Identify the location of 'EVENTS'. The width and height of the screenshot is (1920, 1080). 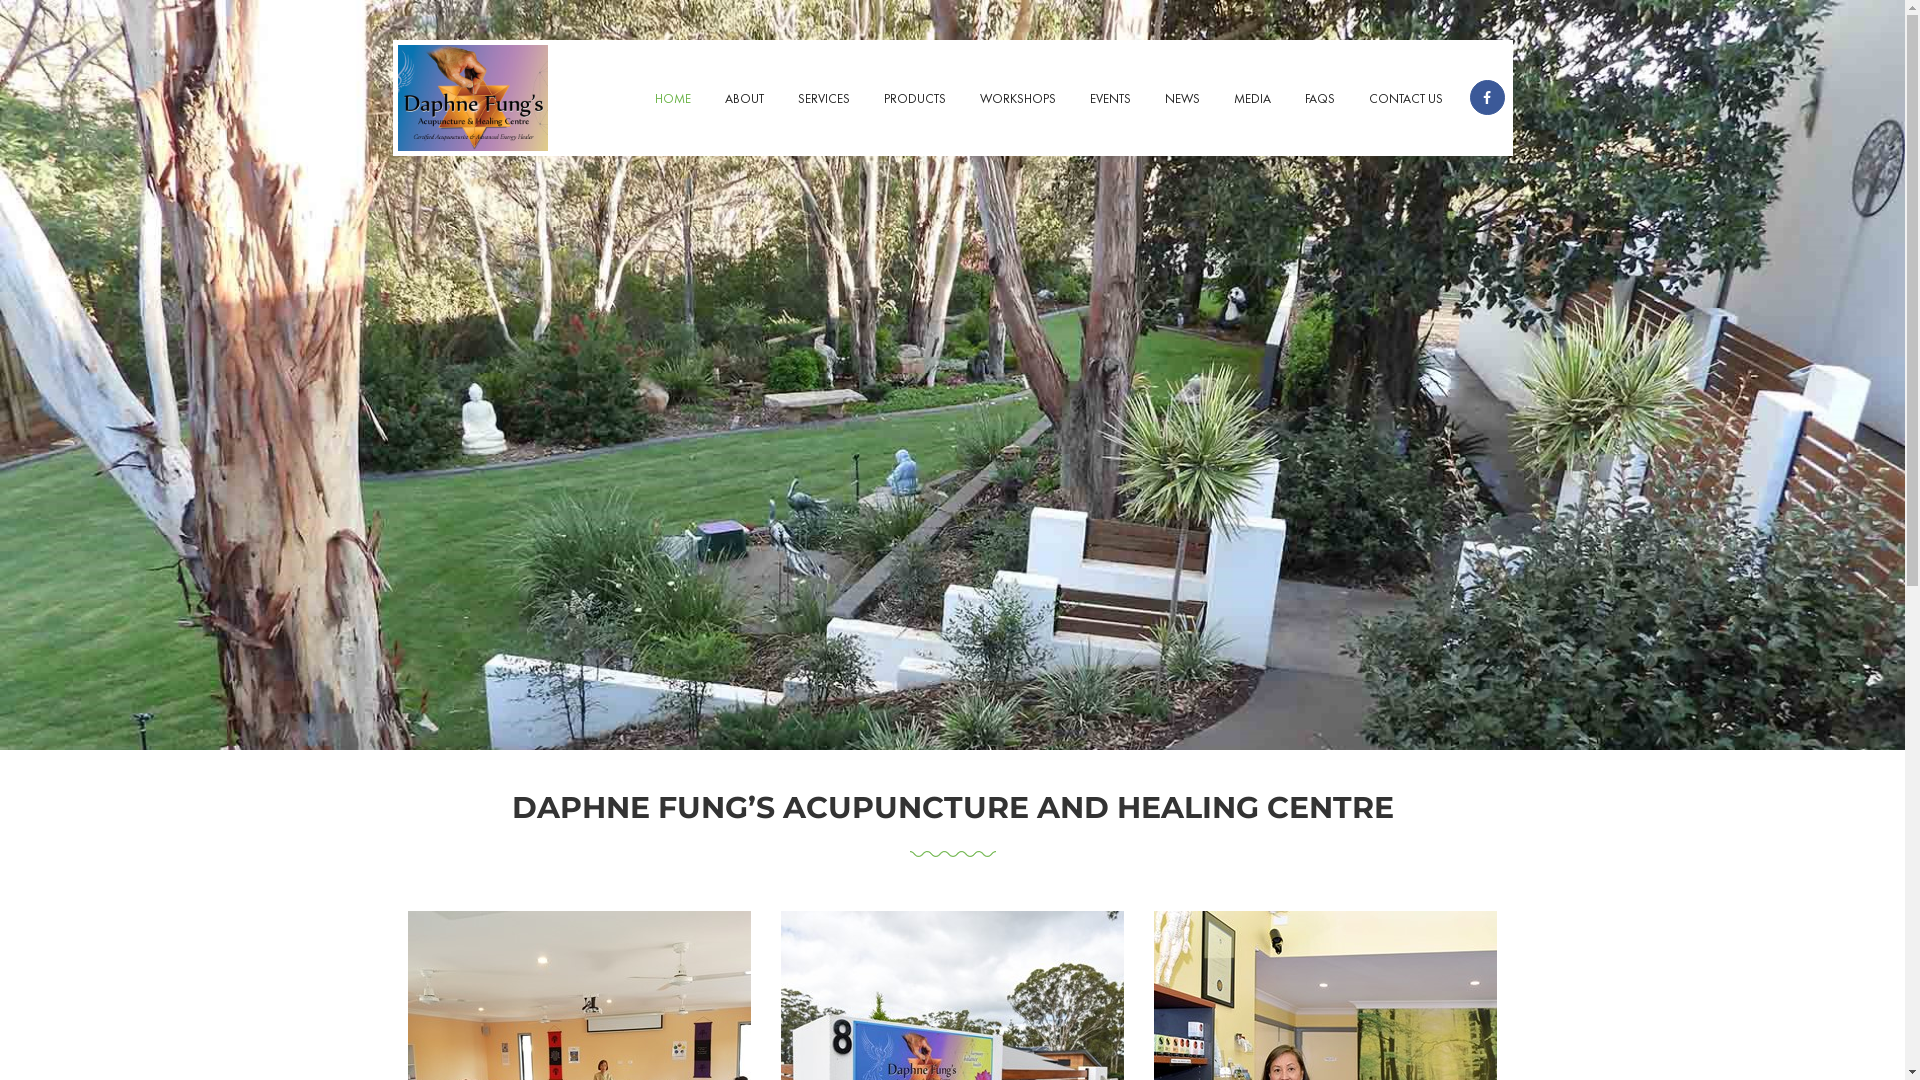
(1108, 100).